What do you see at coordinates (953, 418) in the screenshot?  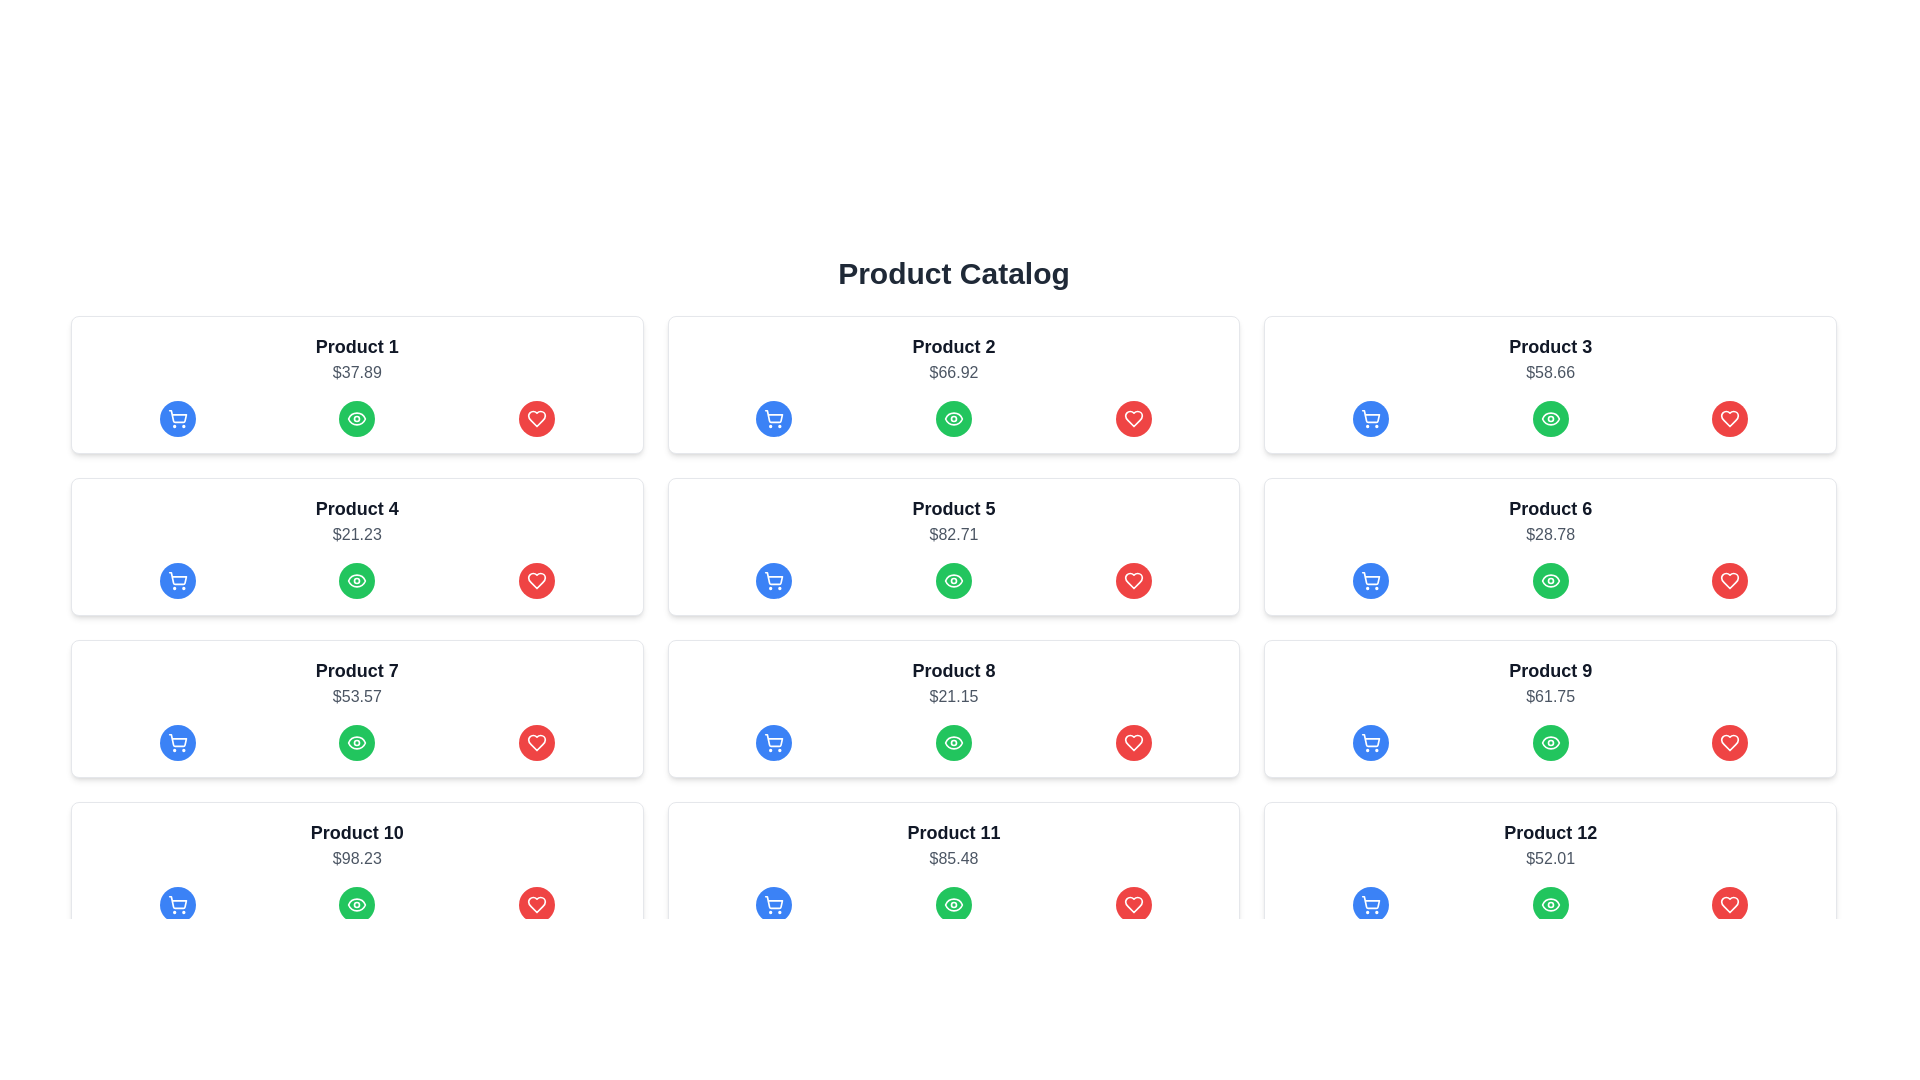 I see `the circular green button with a white eye-shaped icon at its center` at bounding box center [953, 418].